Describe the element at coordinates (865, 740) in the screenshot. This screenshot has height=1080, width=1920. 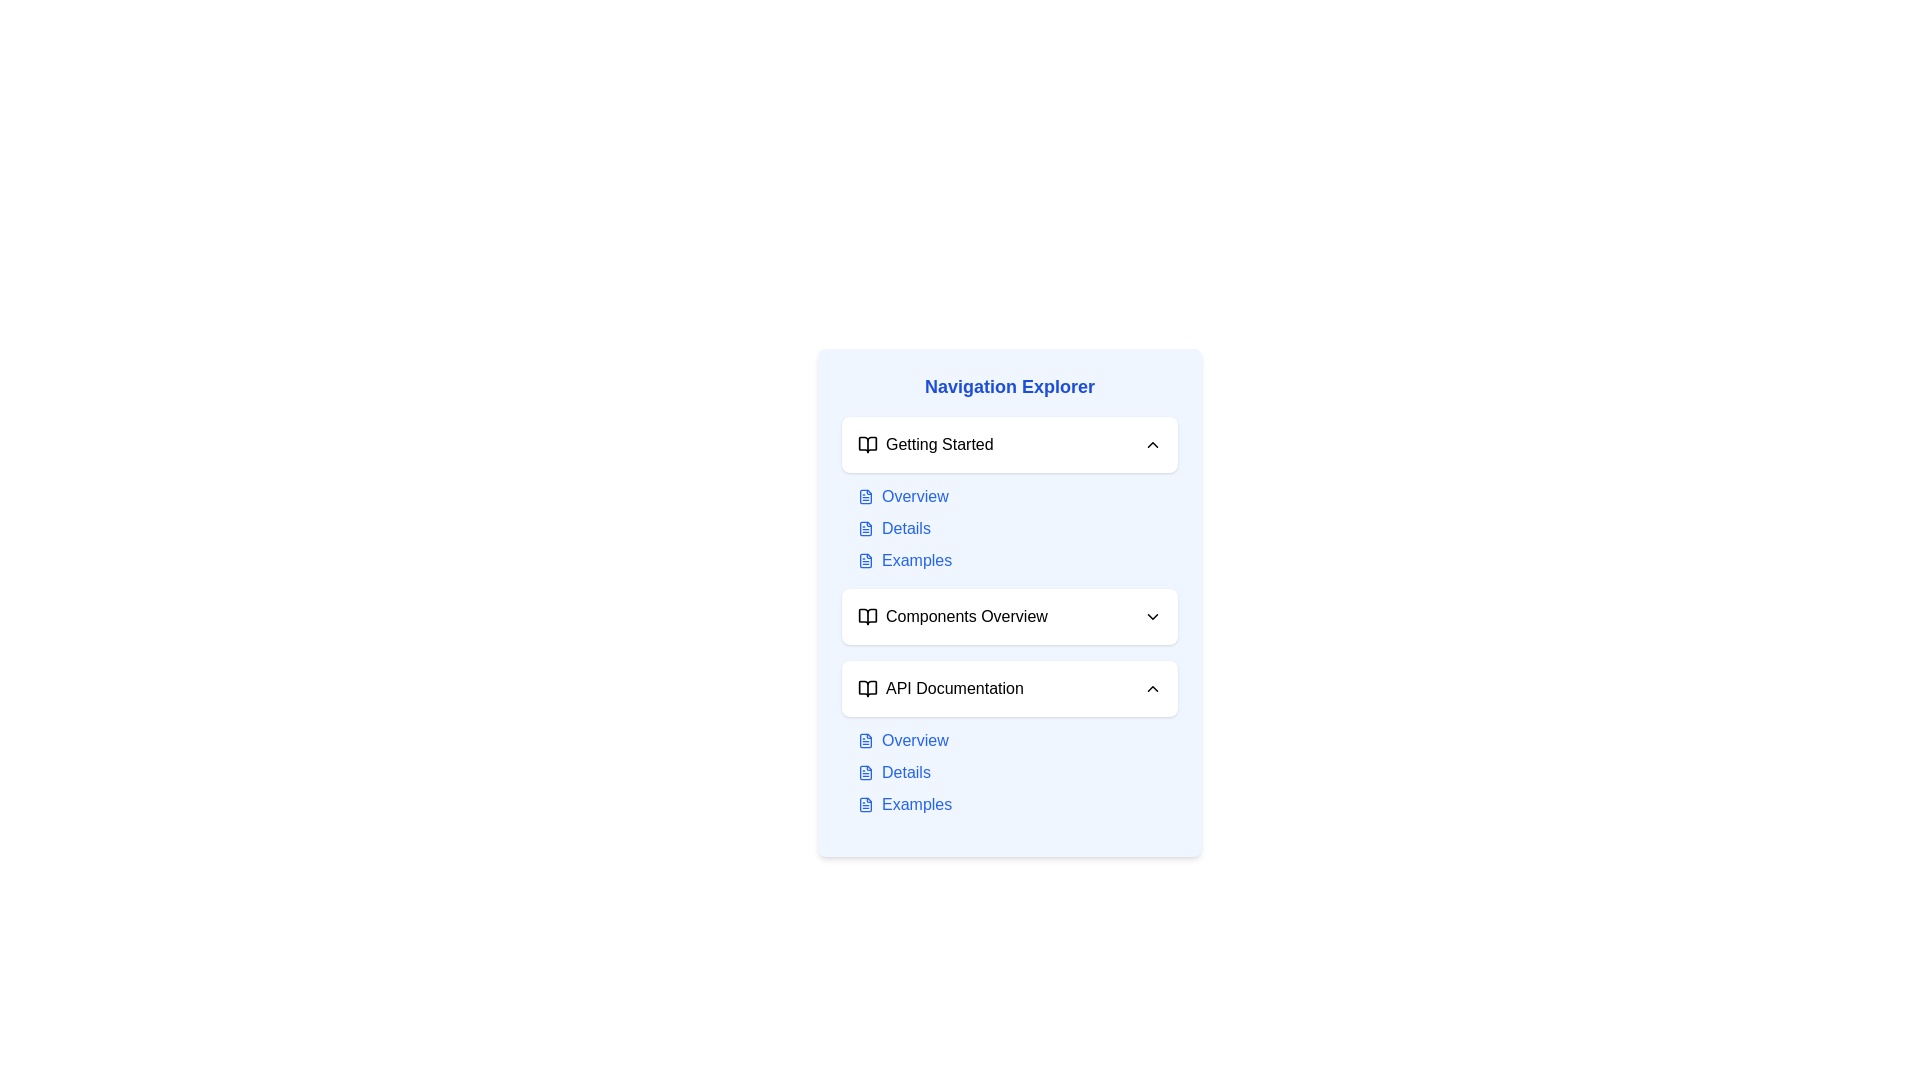
I see `the blue document icon located to the left of the 'Overview' text under the 'API Documentation' section of the navigation menu` at that location.